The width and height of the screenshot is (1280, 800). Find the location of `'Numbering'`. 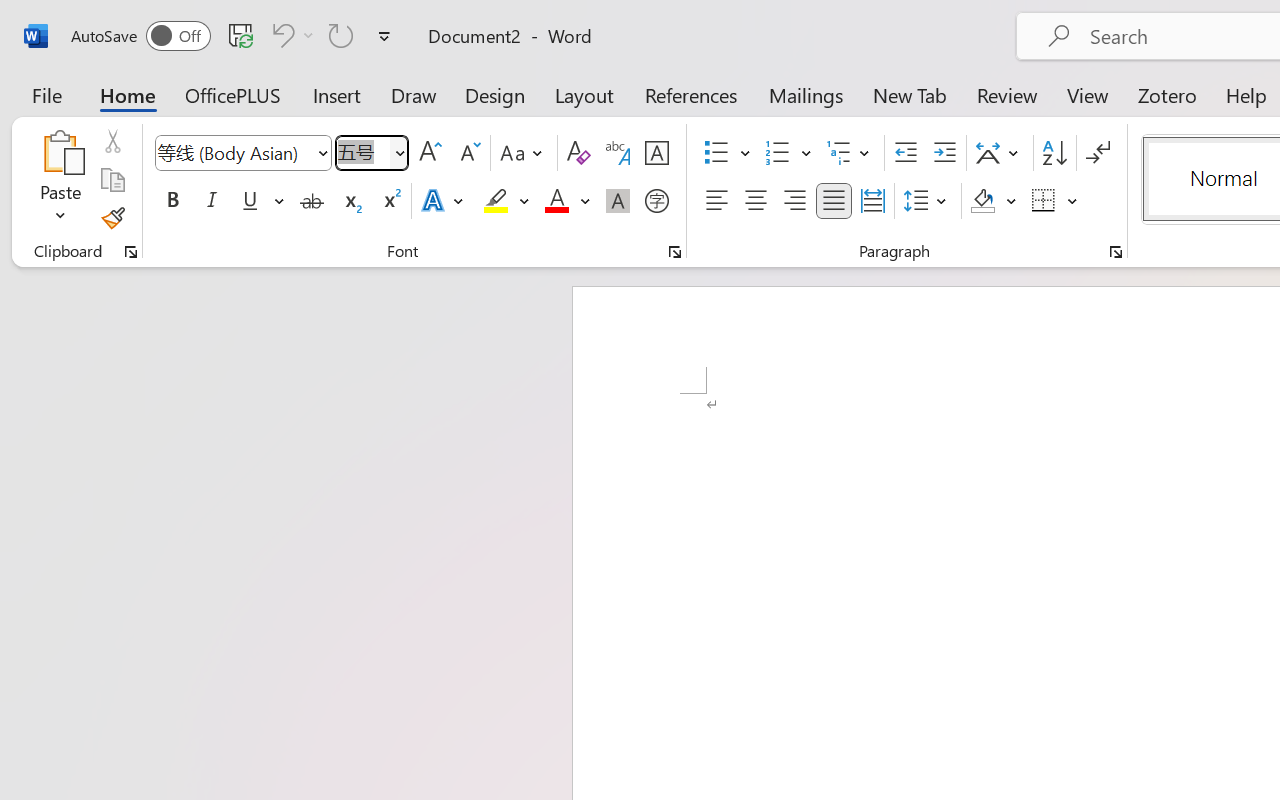

'Numbering' is located at coordinates (777, 153).